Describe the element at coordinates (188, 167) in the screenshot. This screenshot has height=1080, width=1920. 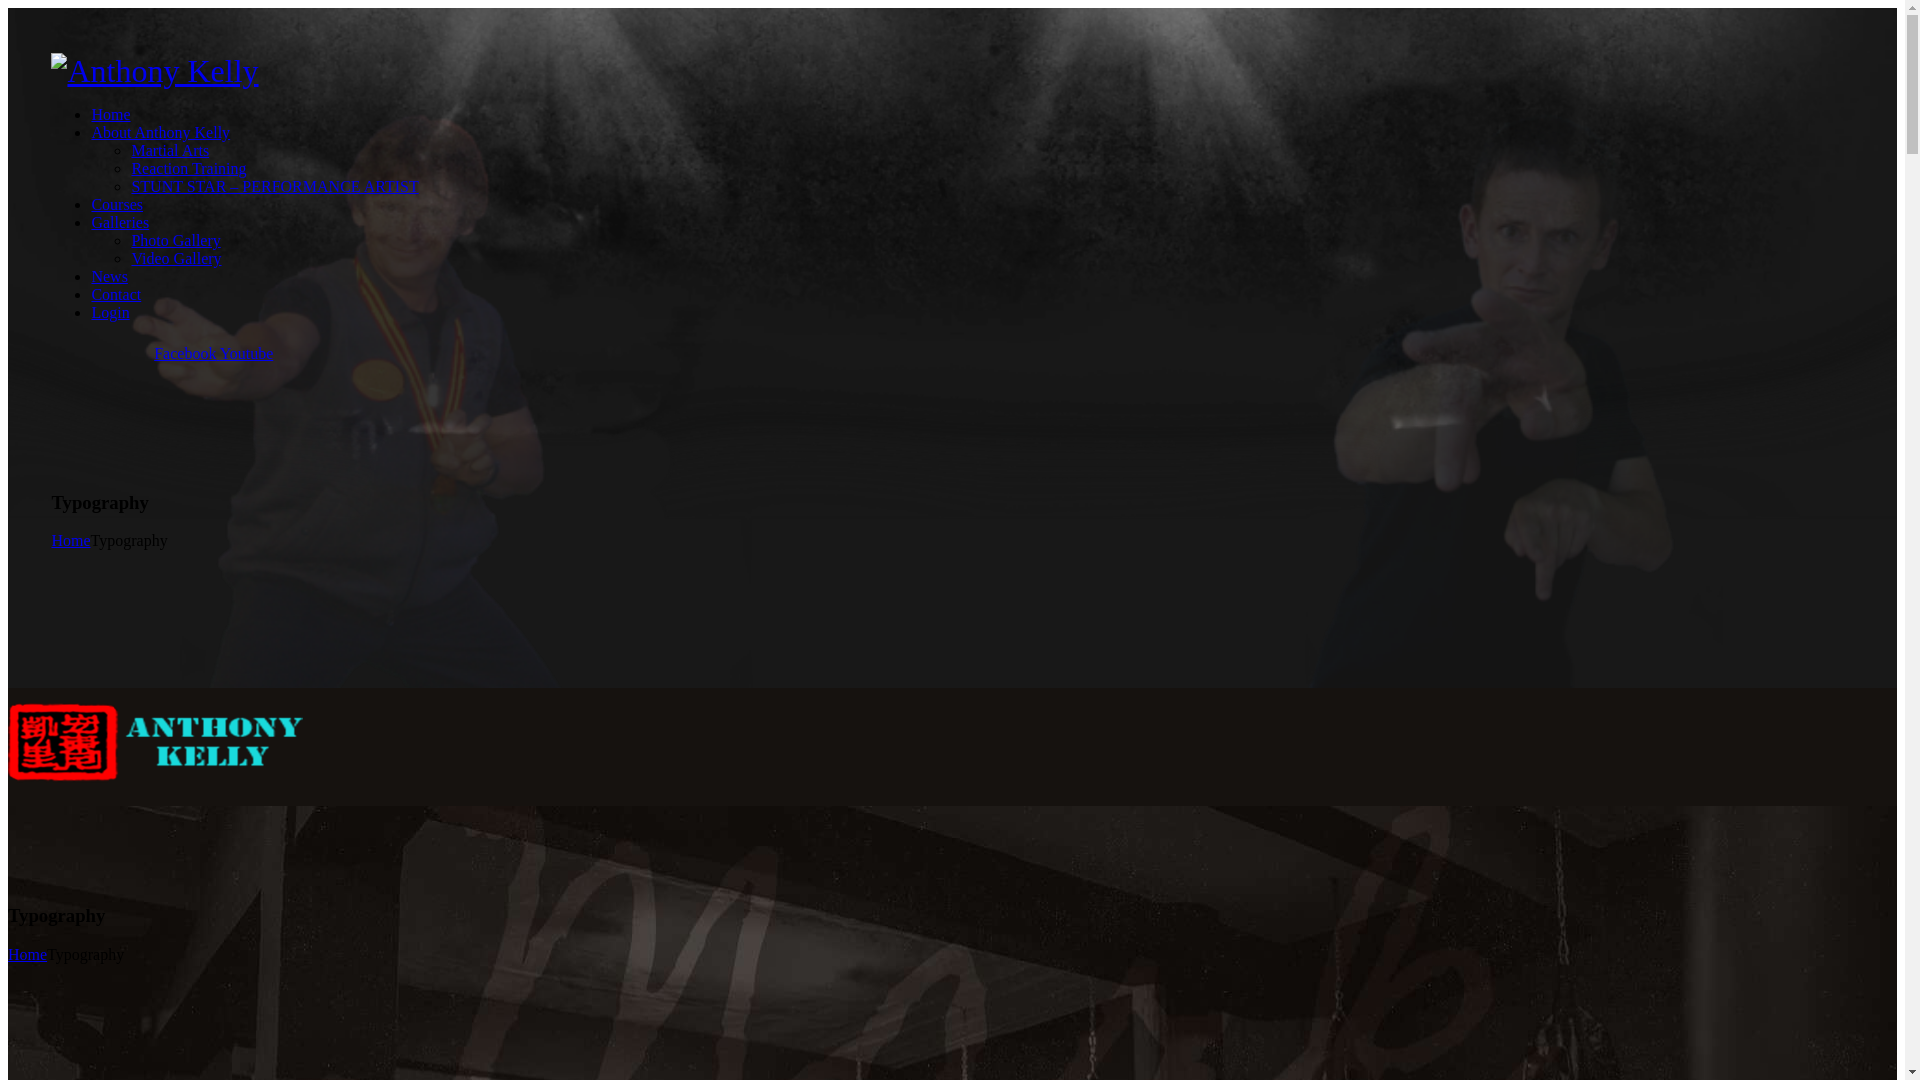
I see `'Reaction Training'` at that location.